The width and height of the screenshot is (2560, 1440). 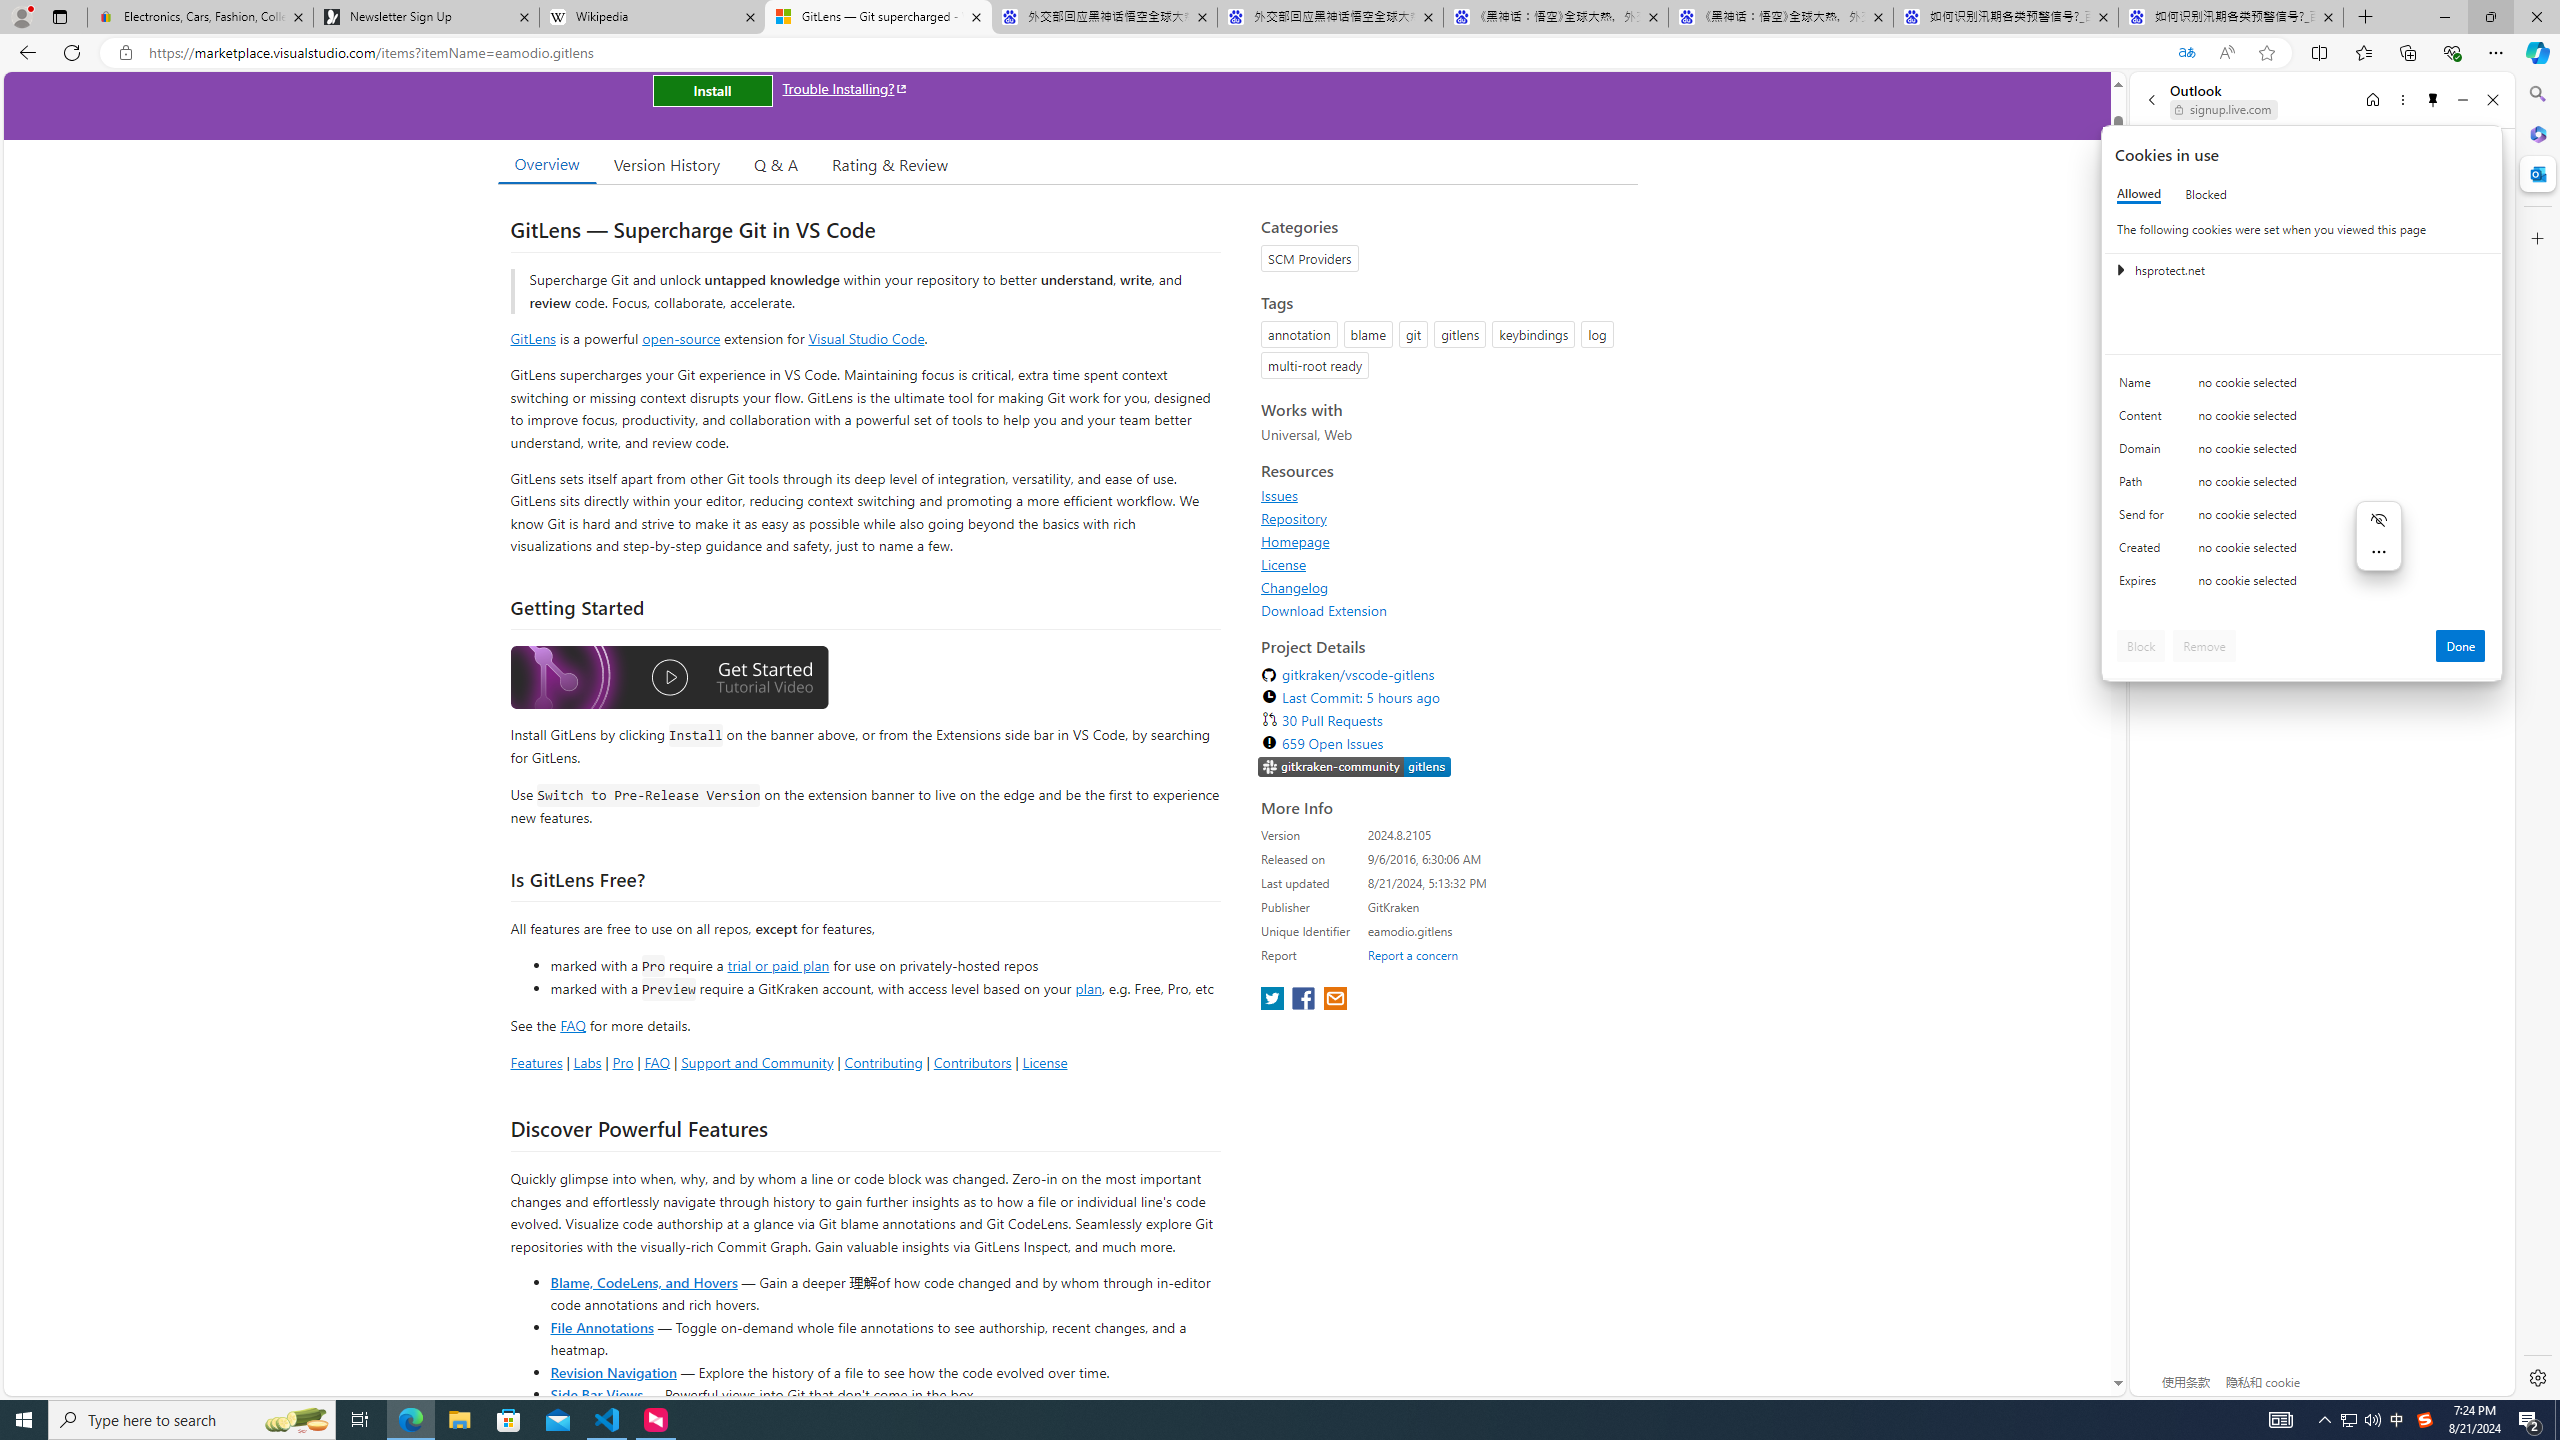 I want to click on 'Name', so click(x=2144, y=386).